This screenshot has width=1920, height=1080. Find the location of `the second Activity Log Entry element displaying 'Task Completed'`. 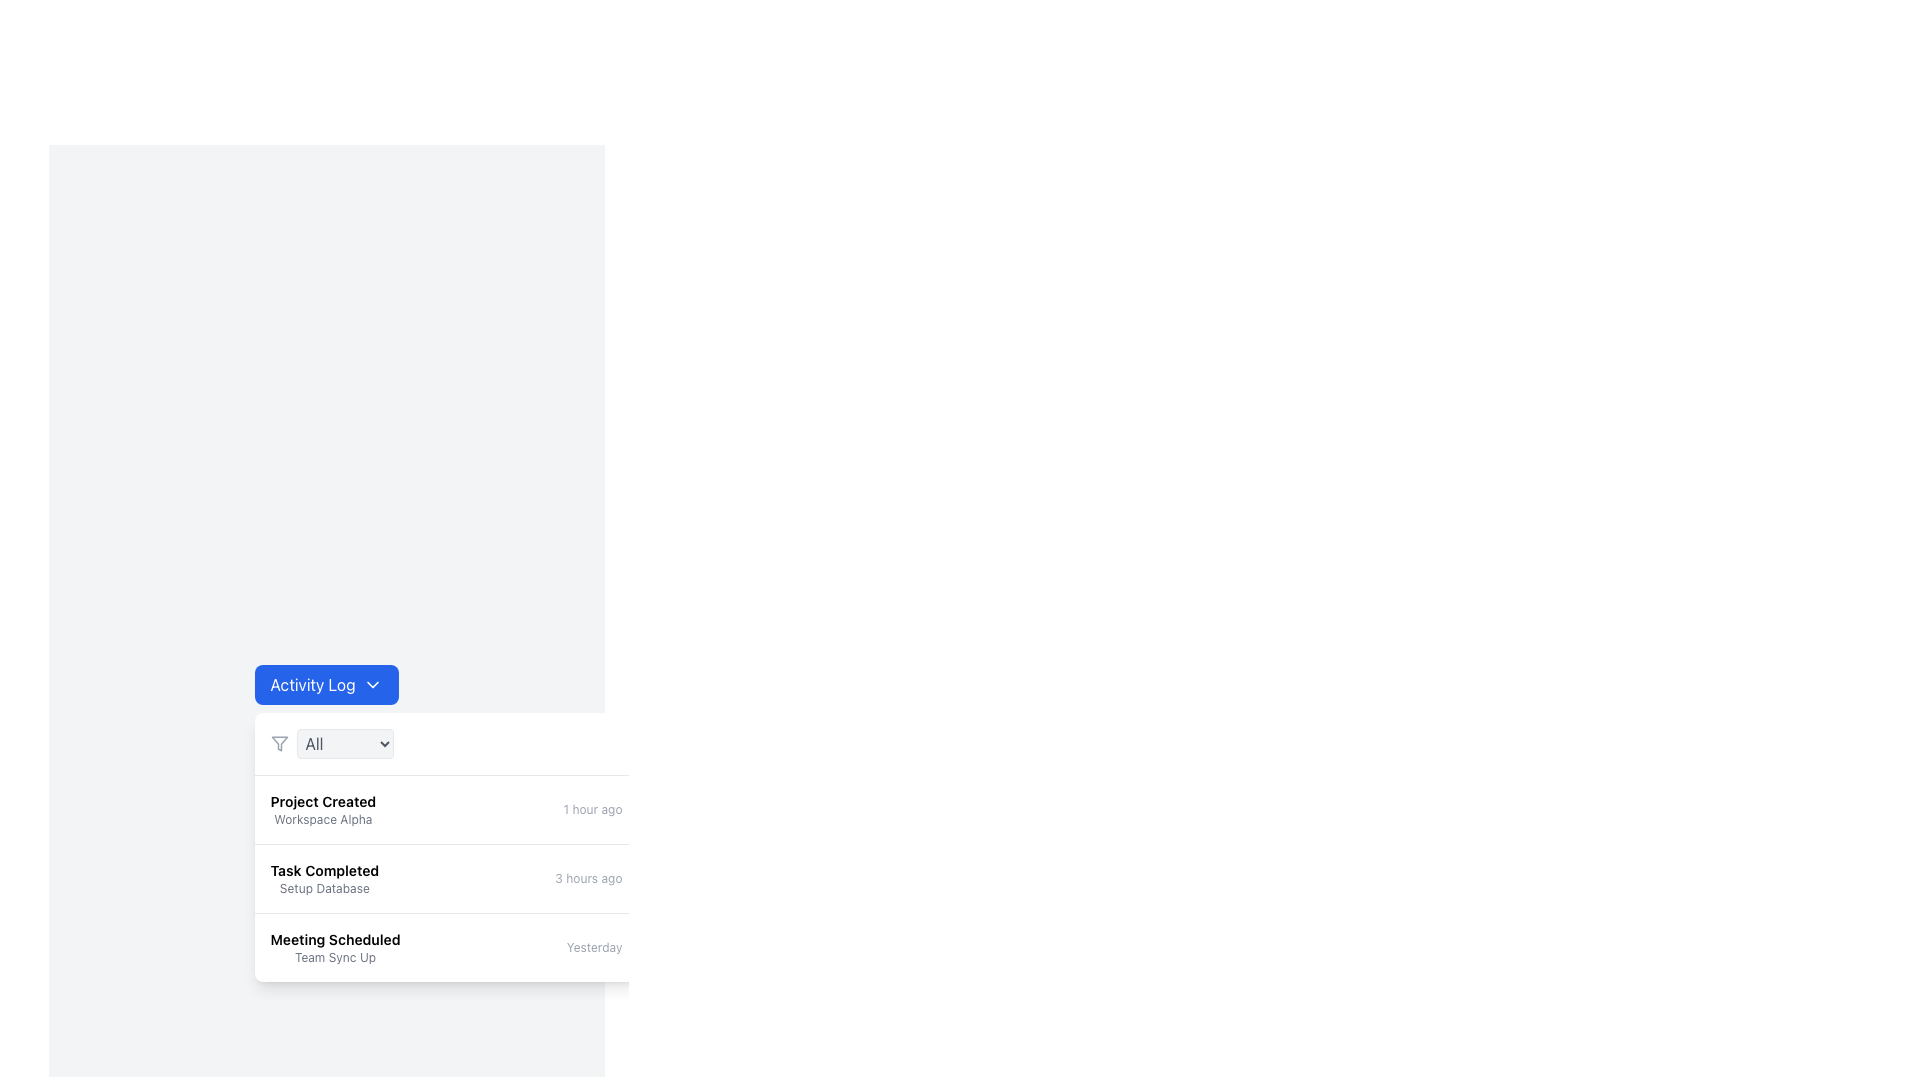

the second Activity Log Entry element displaying 'Task Completed' is located at coordinates (445, 878).